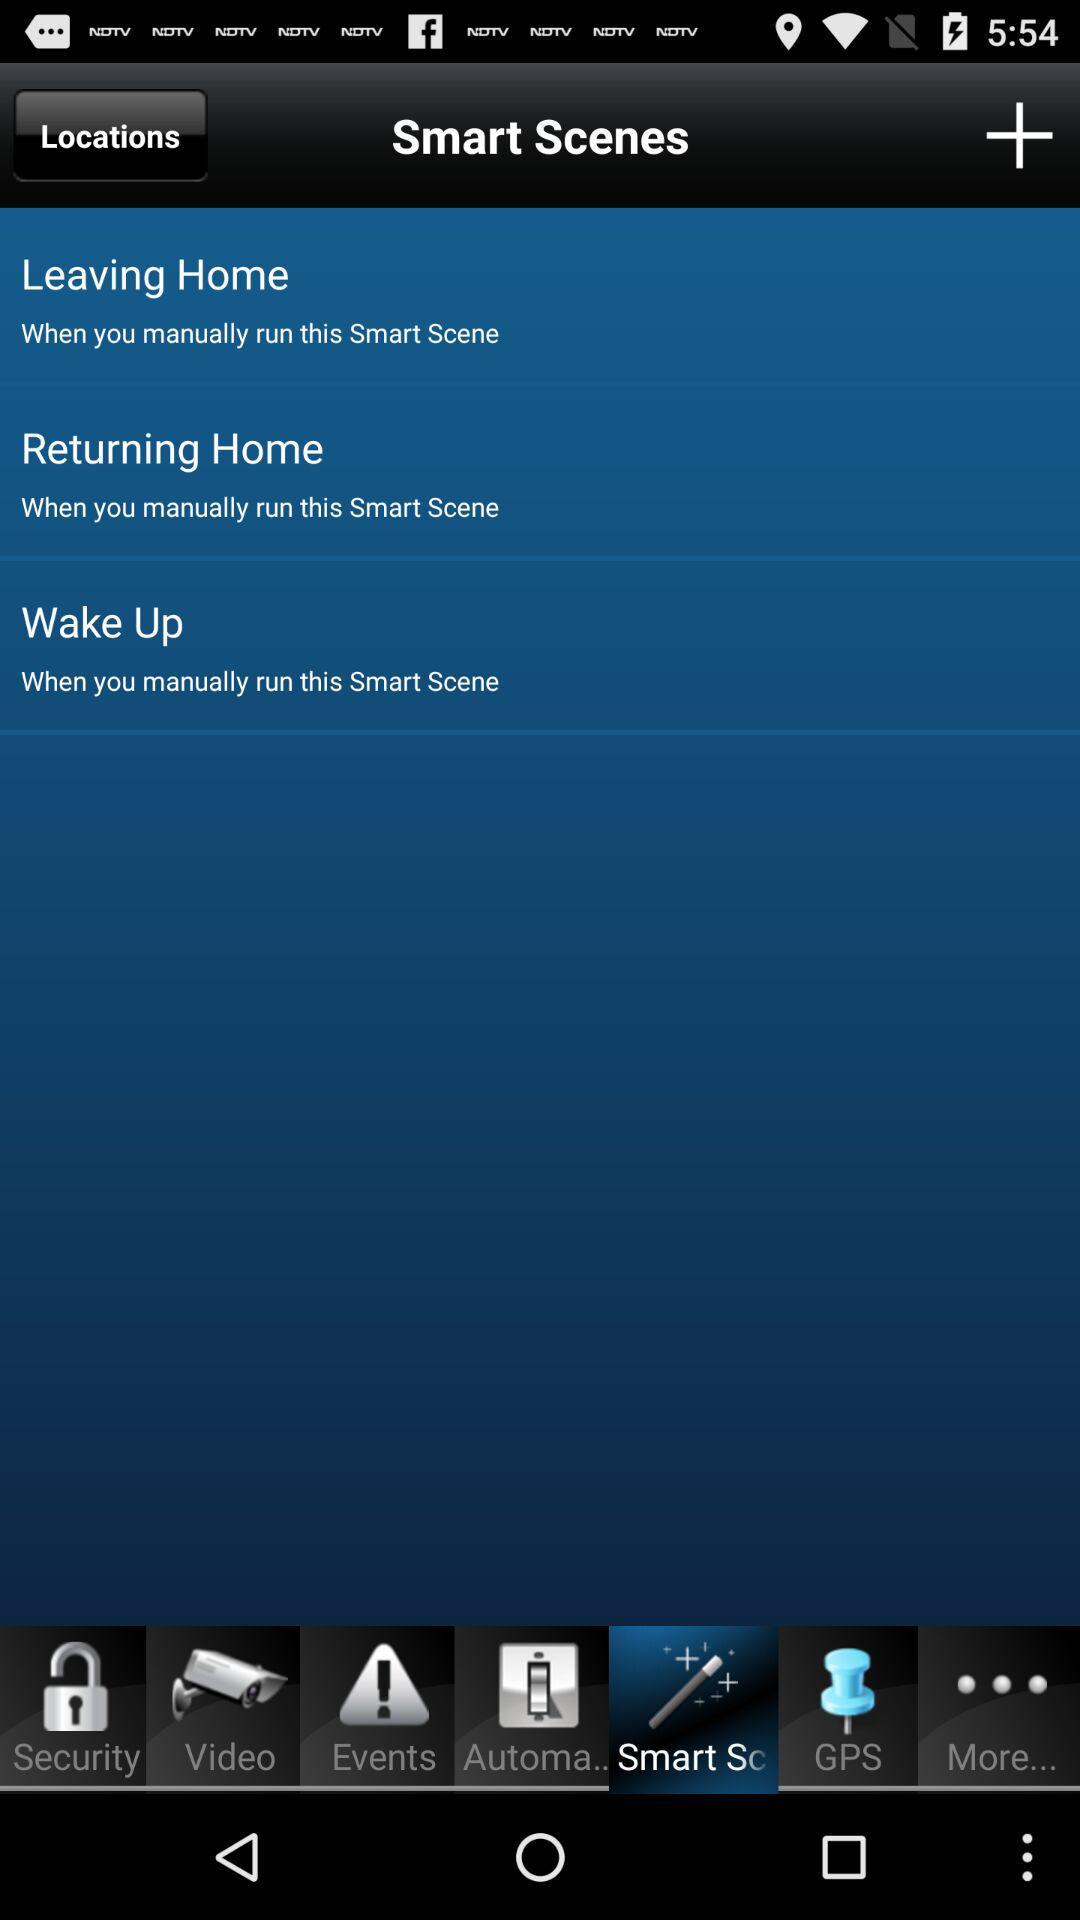 The image size is (1080, 1920). Describe the element at coordinates (110, 134) in the screenshot. I see `the icon at the top left corner` at that location.